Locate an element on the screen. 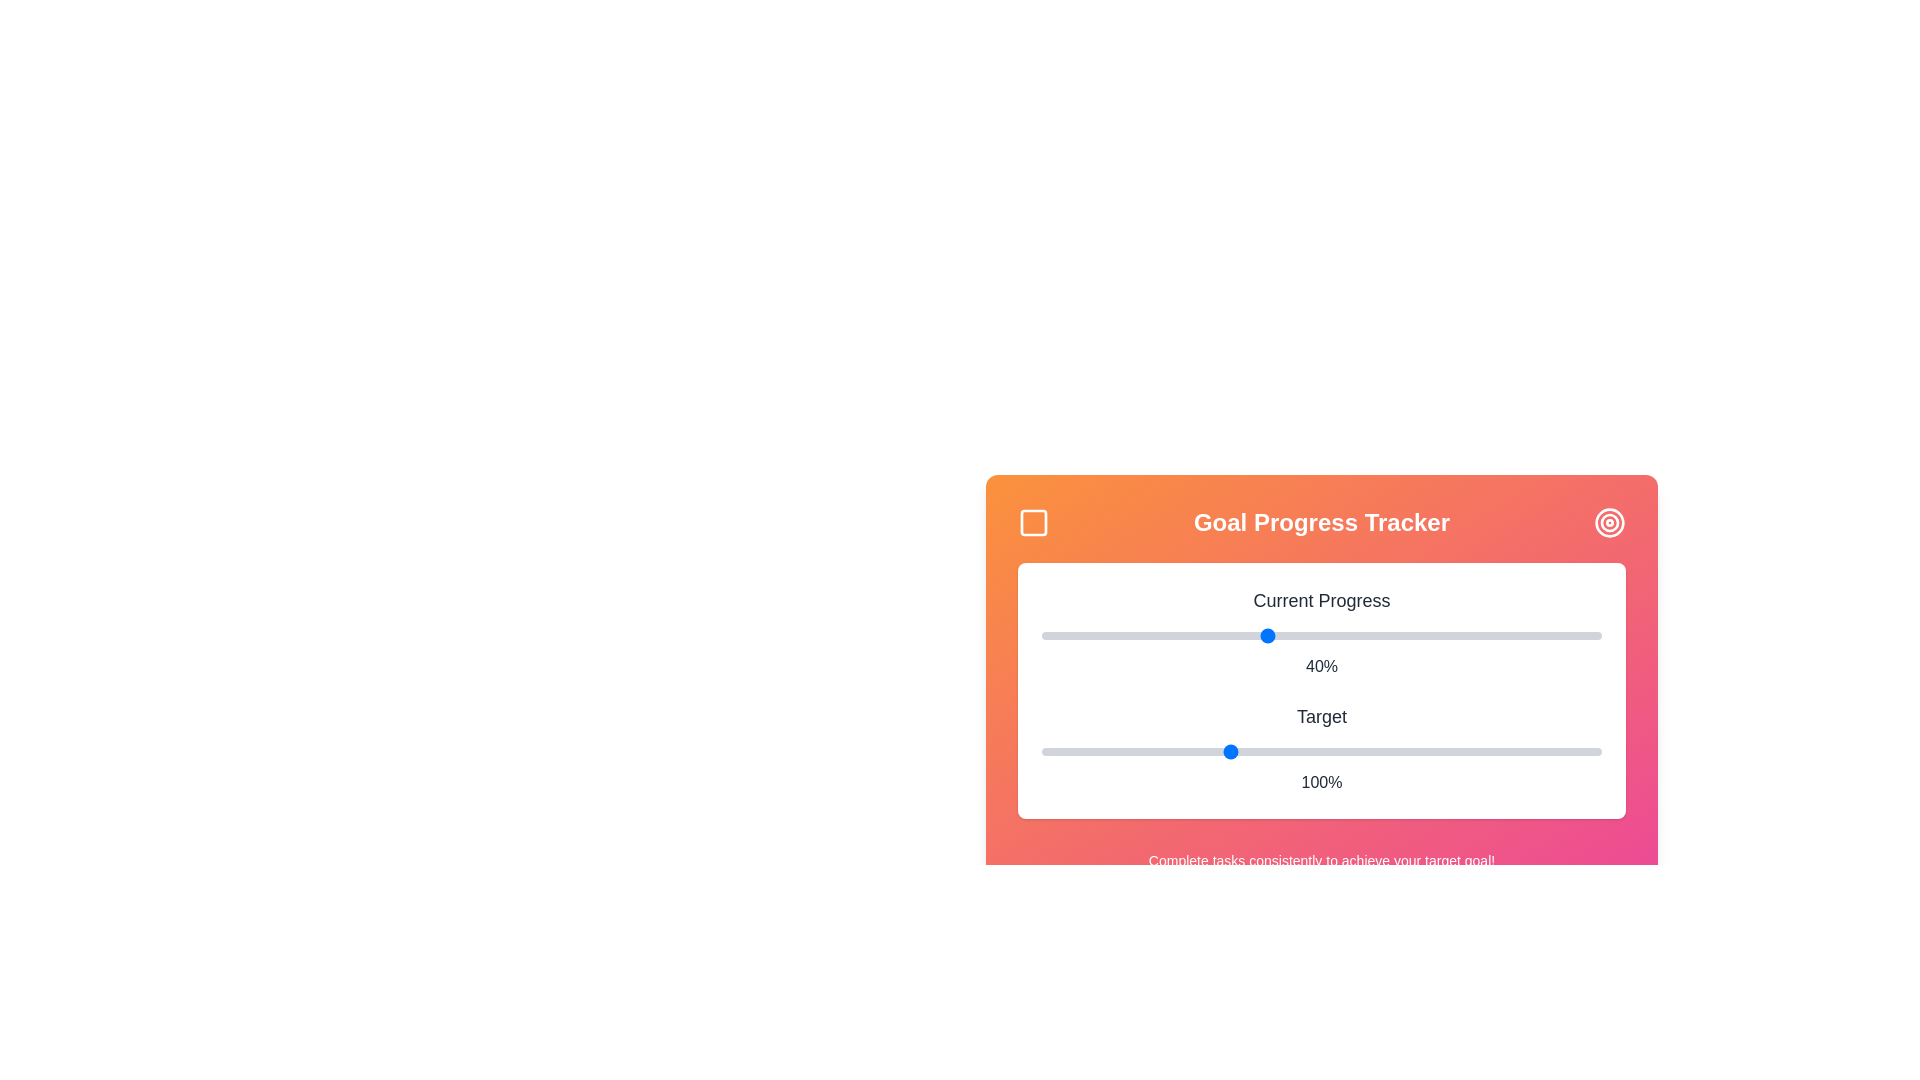  the 'Current Progress' slider to 94% is located at coordinates (1567, 636).